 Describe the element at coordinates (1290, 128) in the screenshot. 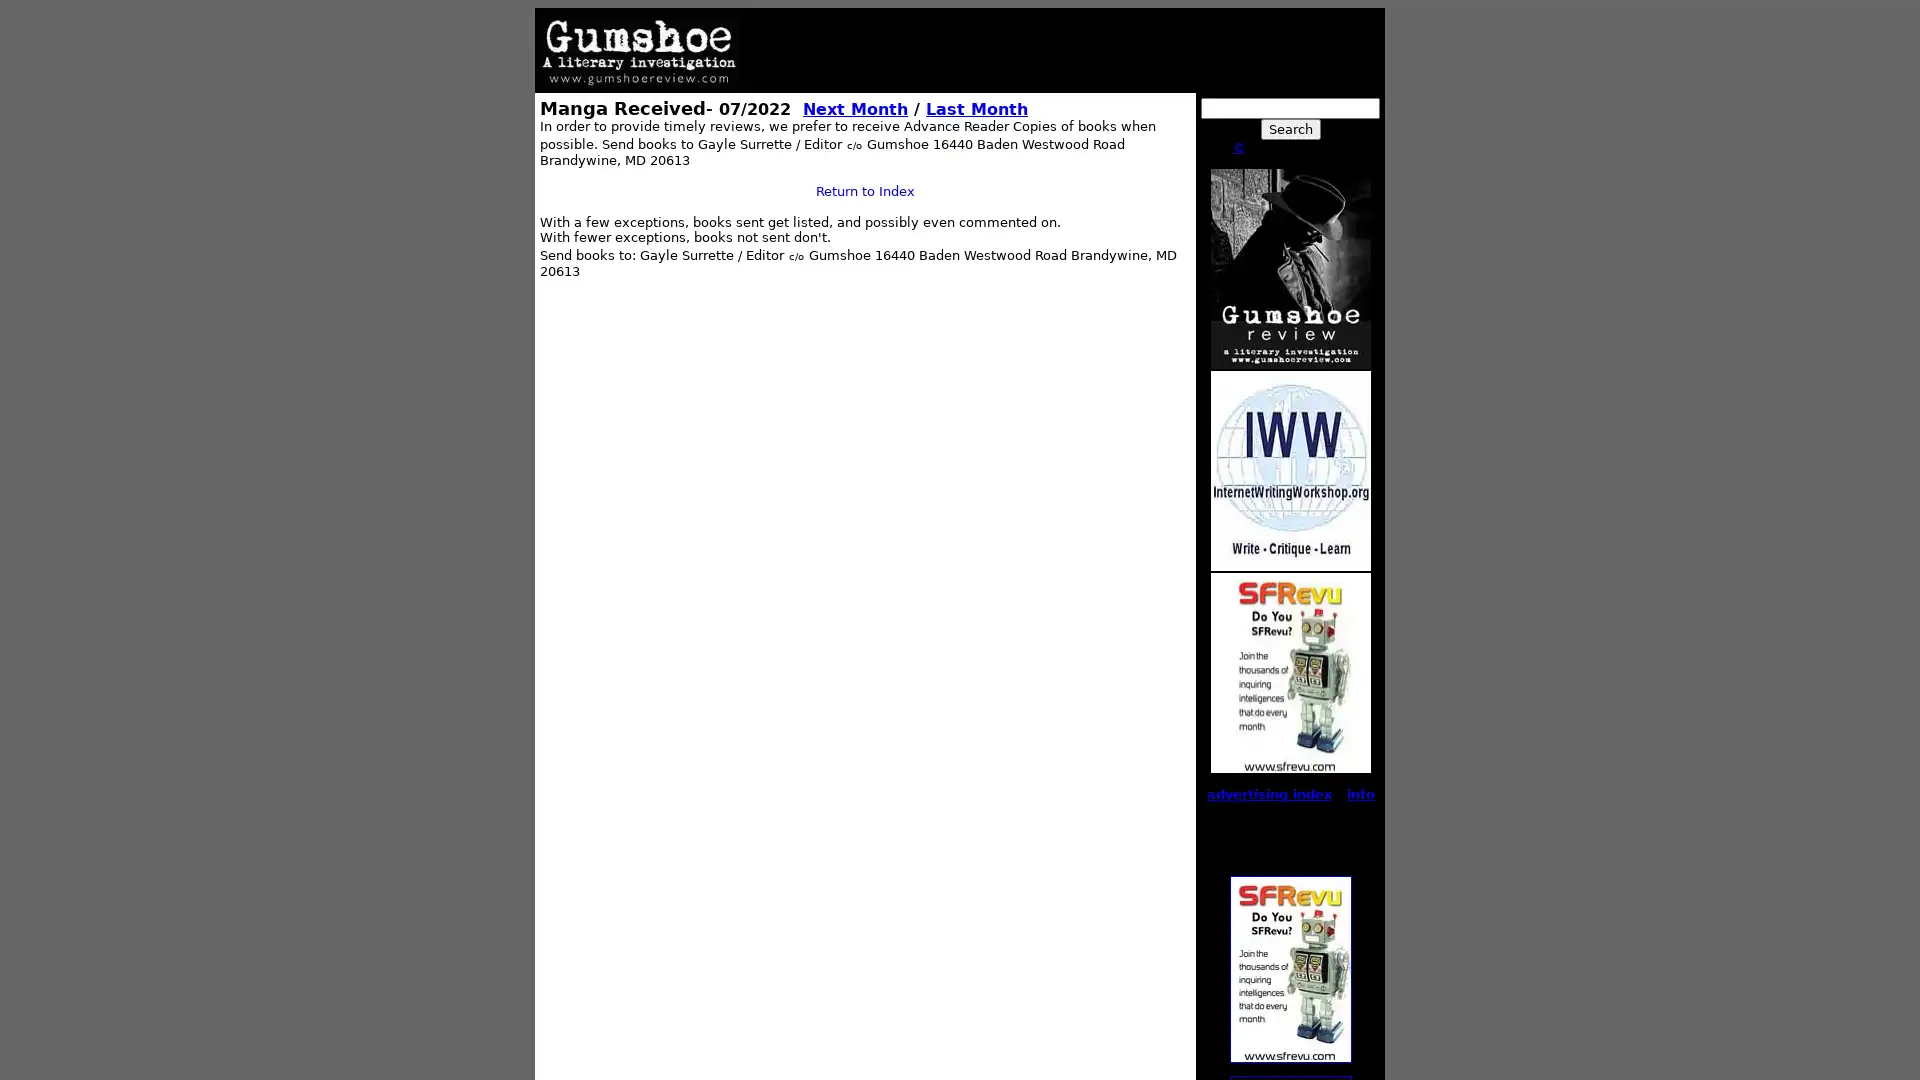

I see `Search` at that location.